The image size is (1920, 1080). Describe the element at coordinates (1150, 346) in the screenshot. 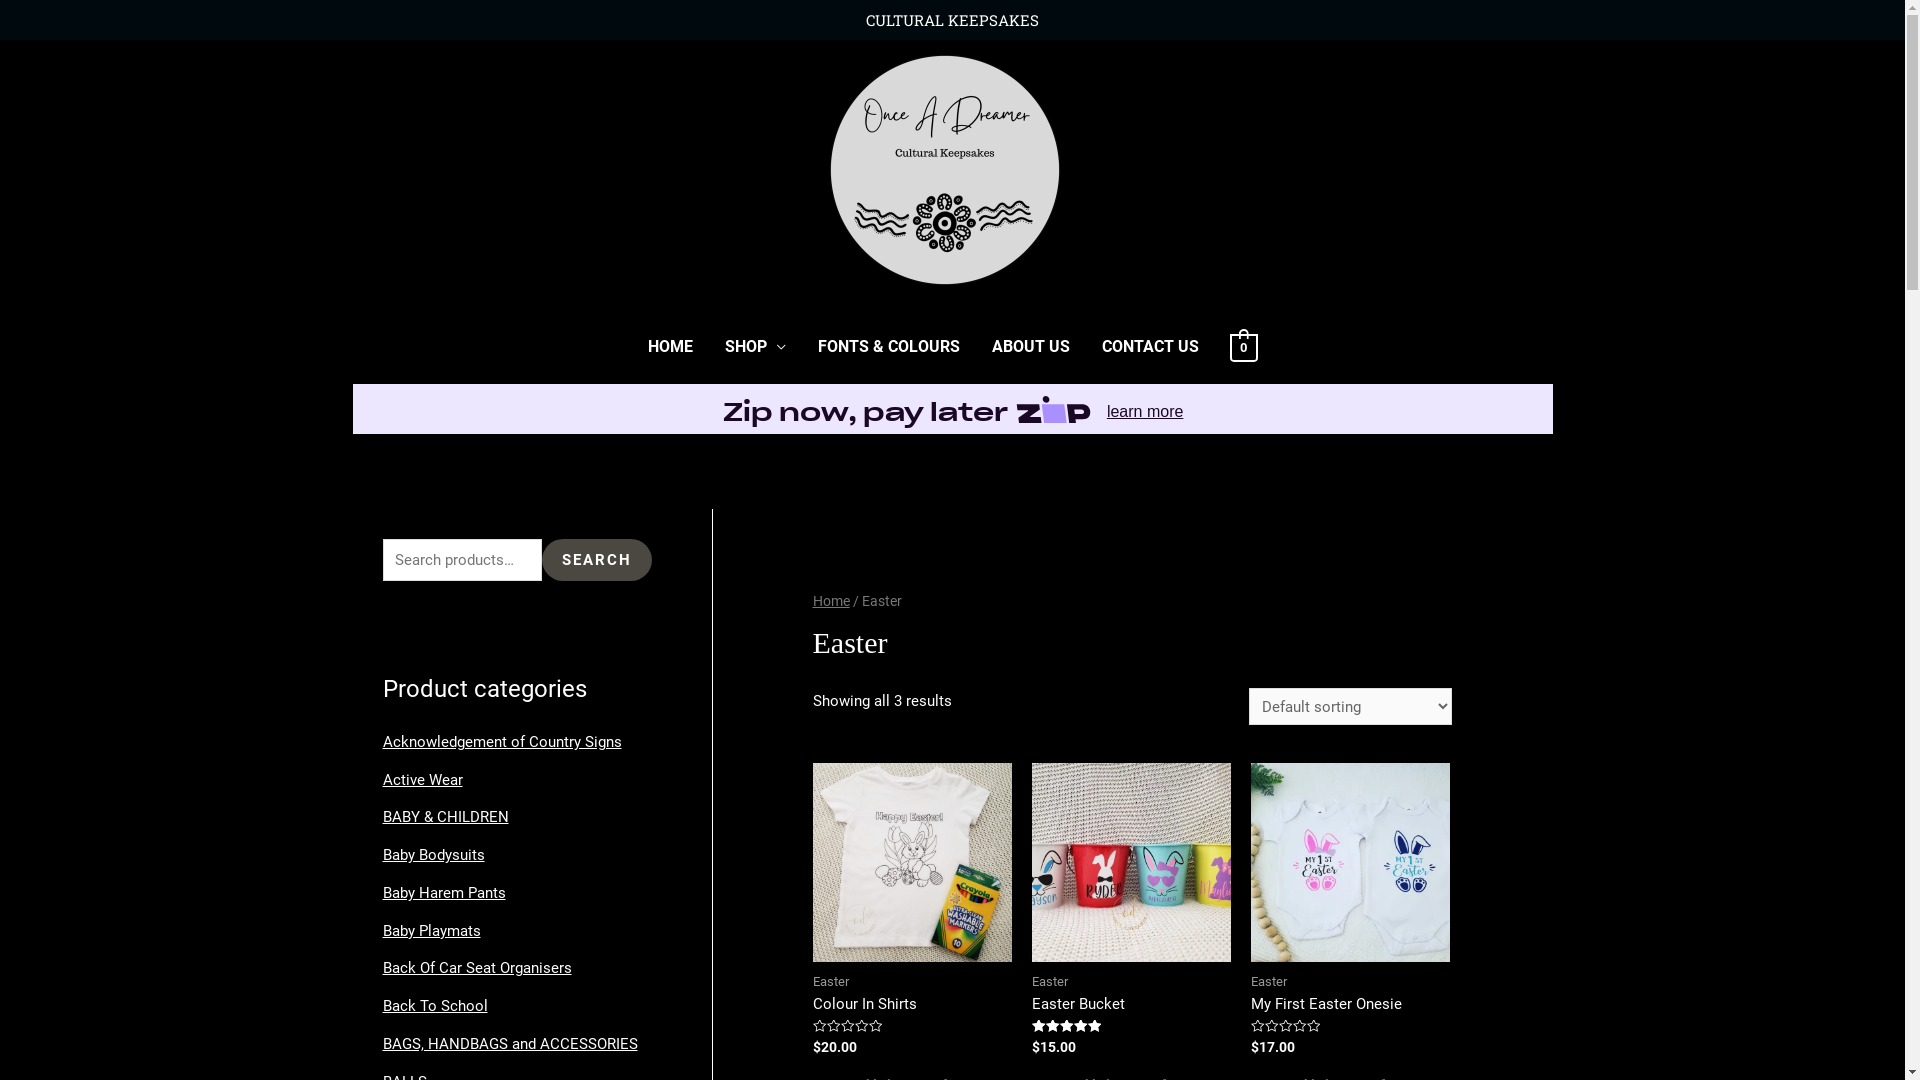

I see `'CONTACT US'` at that location.